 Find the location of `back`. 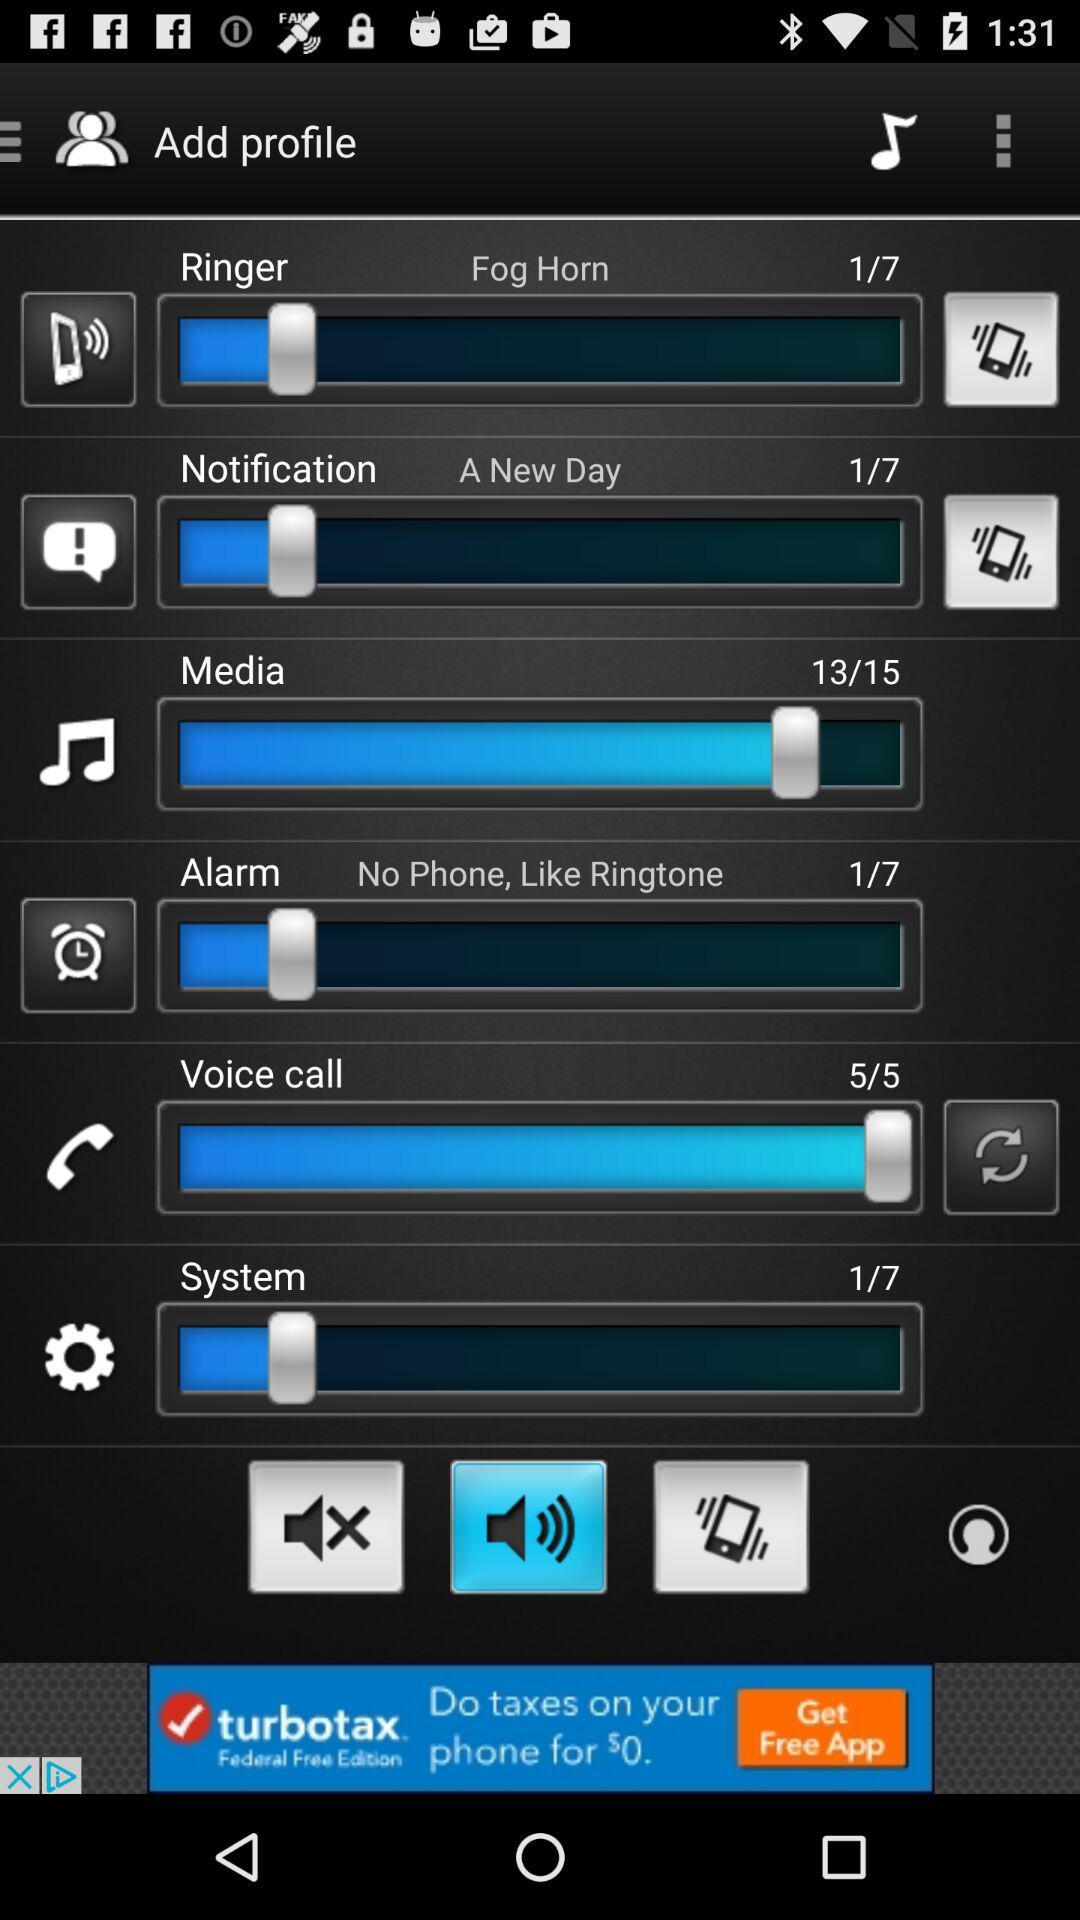

back is located at coordinates (1001, 349).